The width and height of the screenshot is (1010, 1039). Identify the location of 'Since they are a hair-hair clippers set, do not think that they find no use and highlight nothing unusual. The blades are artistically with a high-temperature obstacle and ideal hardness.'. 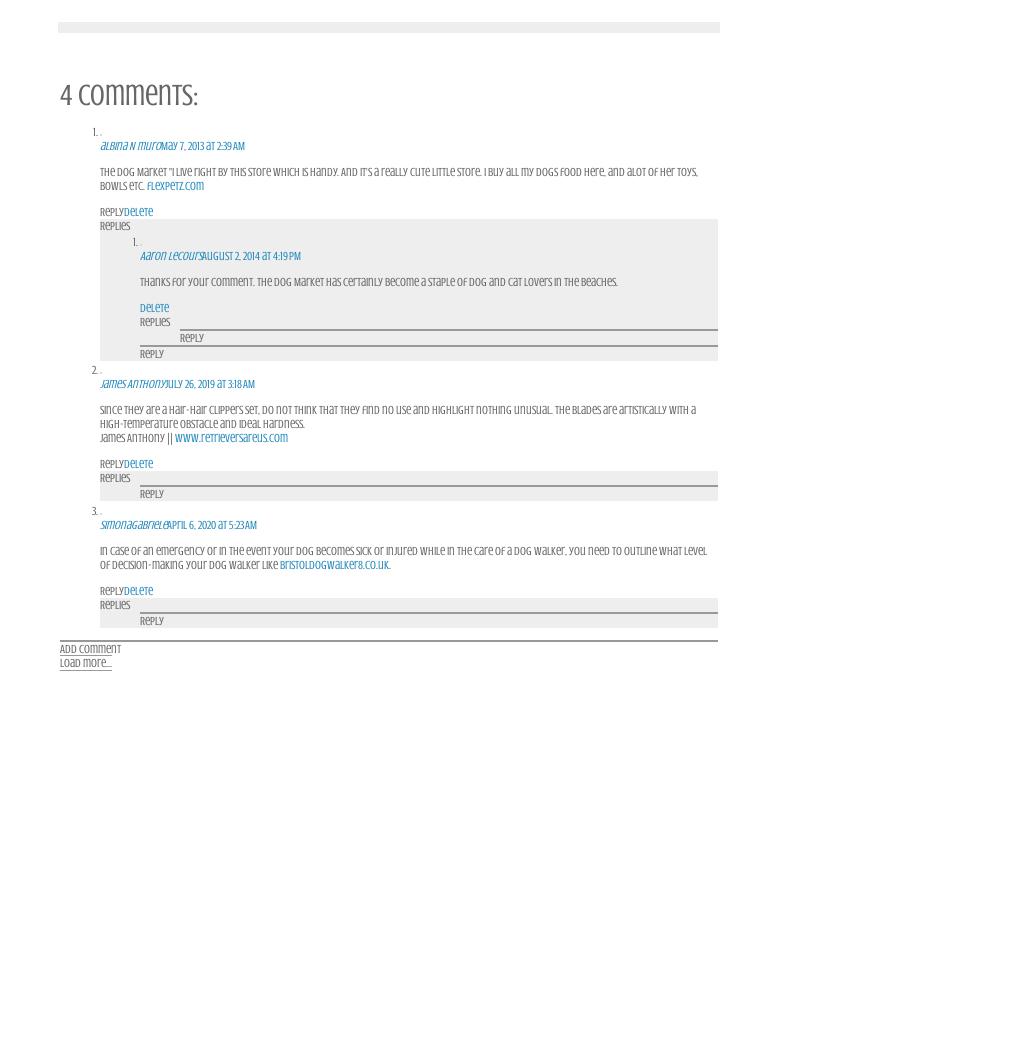
(398, 415).